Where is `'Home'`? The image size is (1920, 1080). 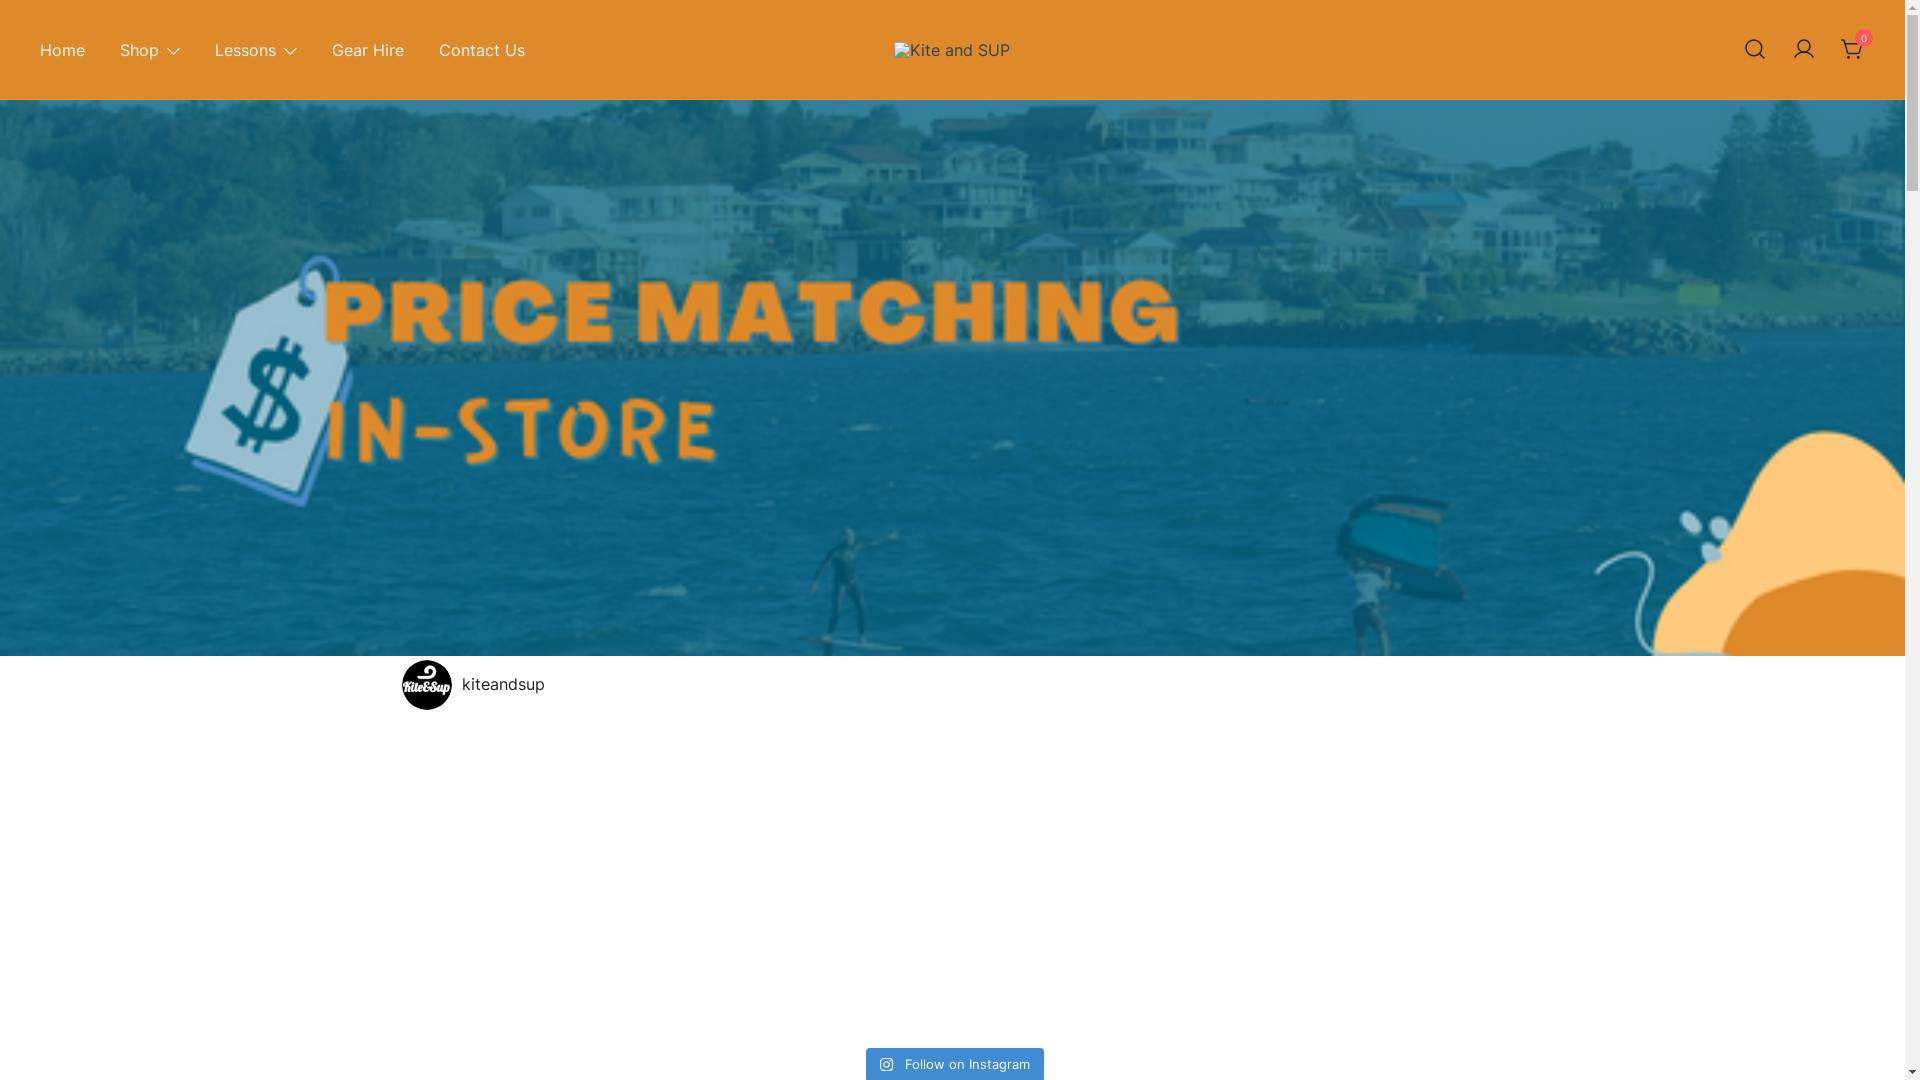 'Home' is located at coordinates (39, 49).